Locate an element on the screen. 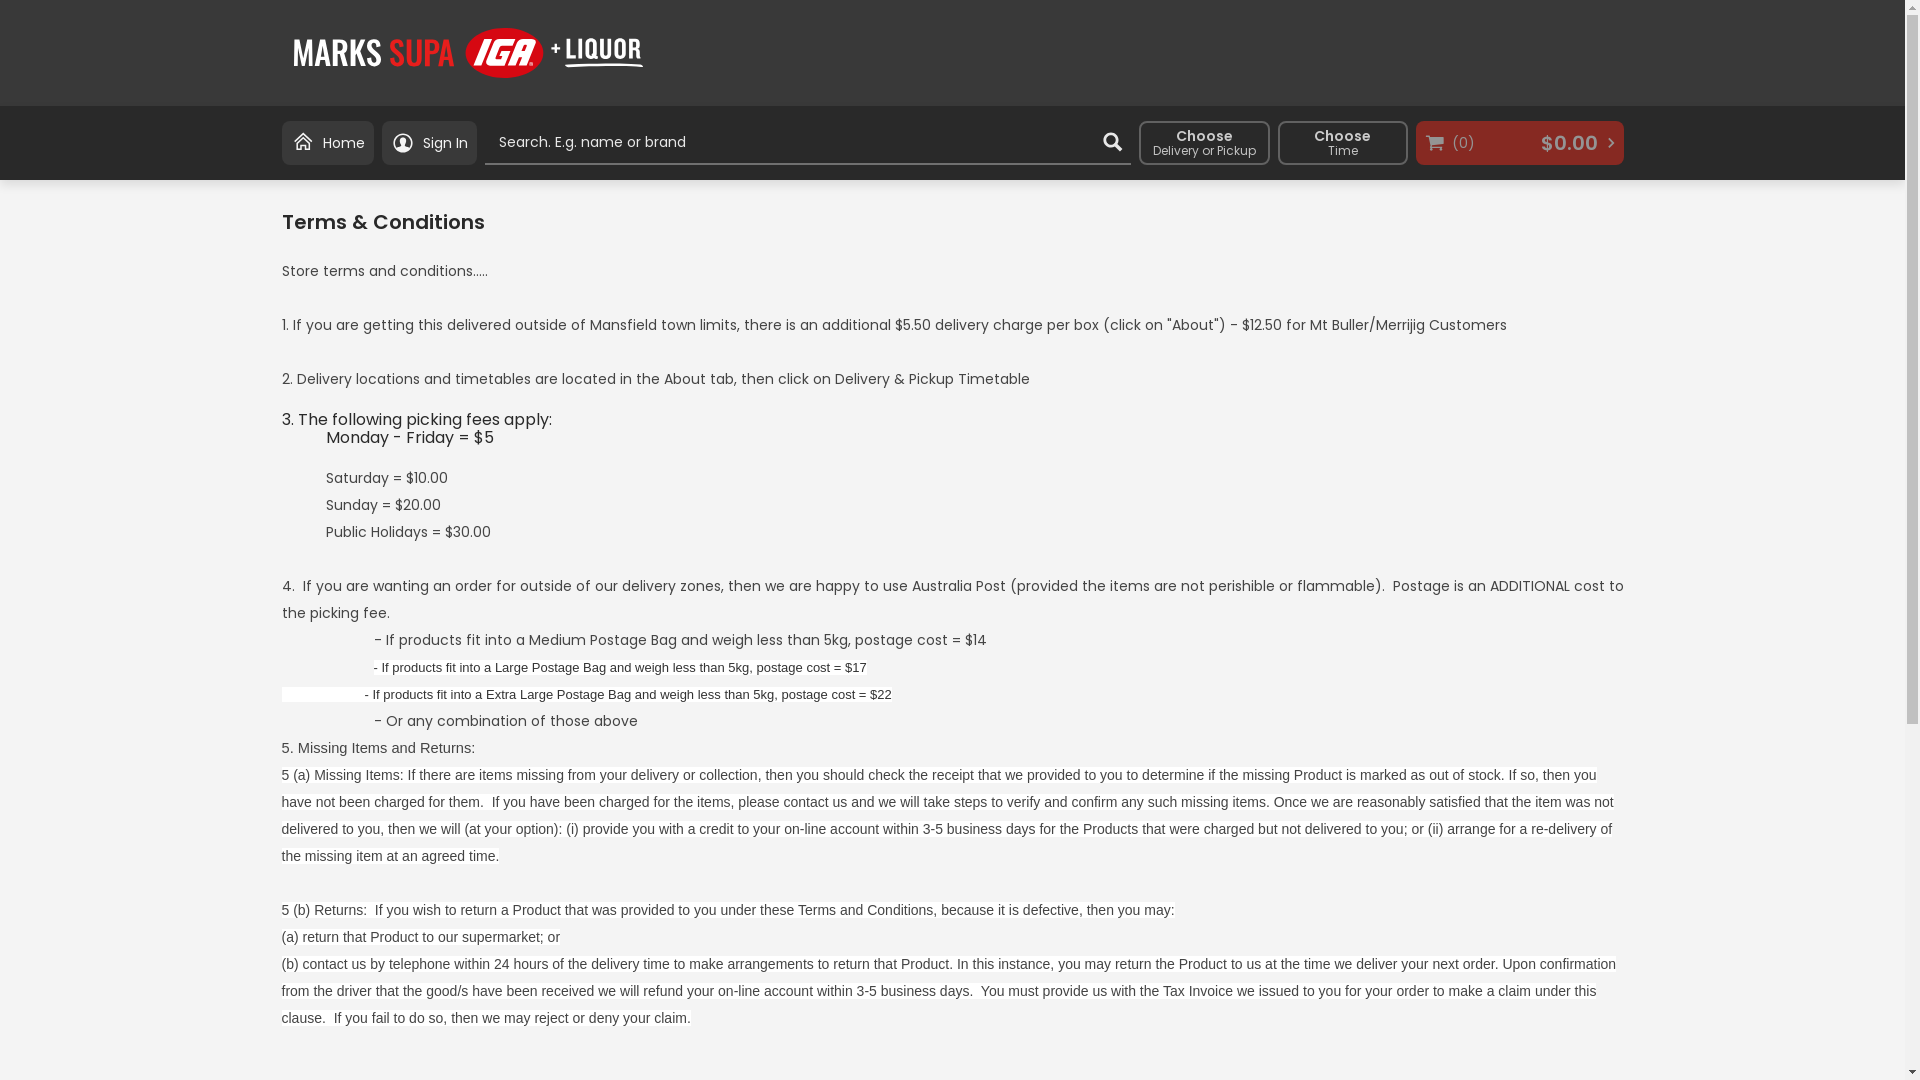 The image size is (1920, 1080). 'Search' is located at coordinates (1111, 141).